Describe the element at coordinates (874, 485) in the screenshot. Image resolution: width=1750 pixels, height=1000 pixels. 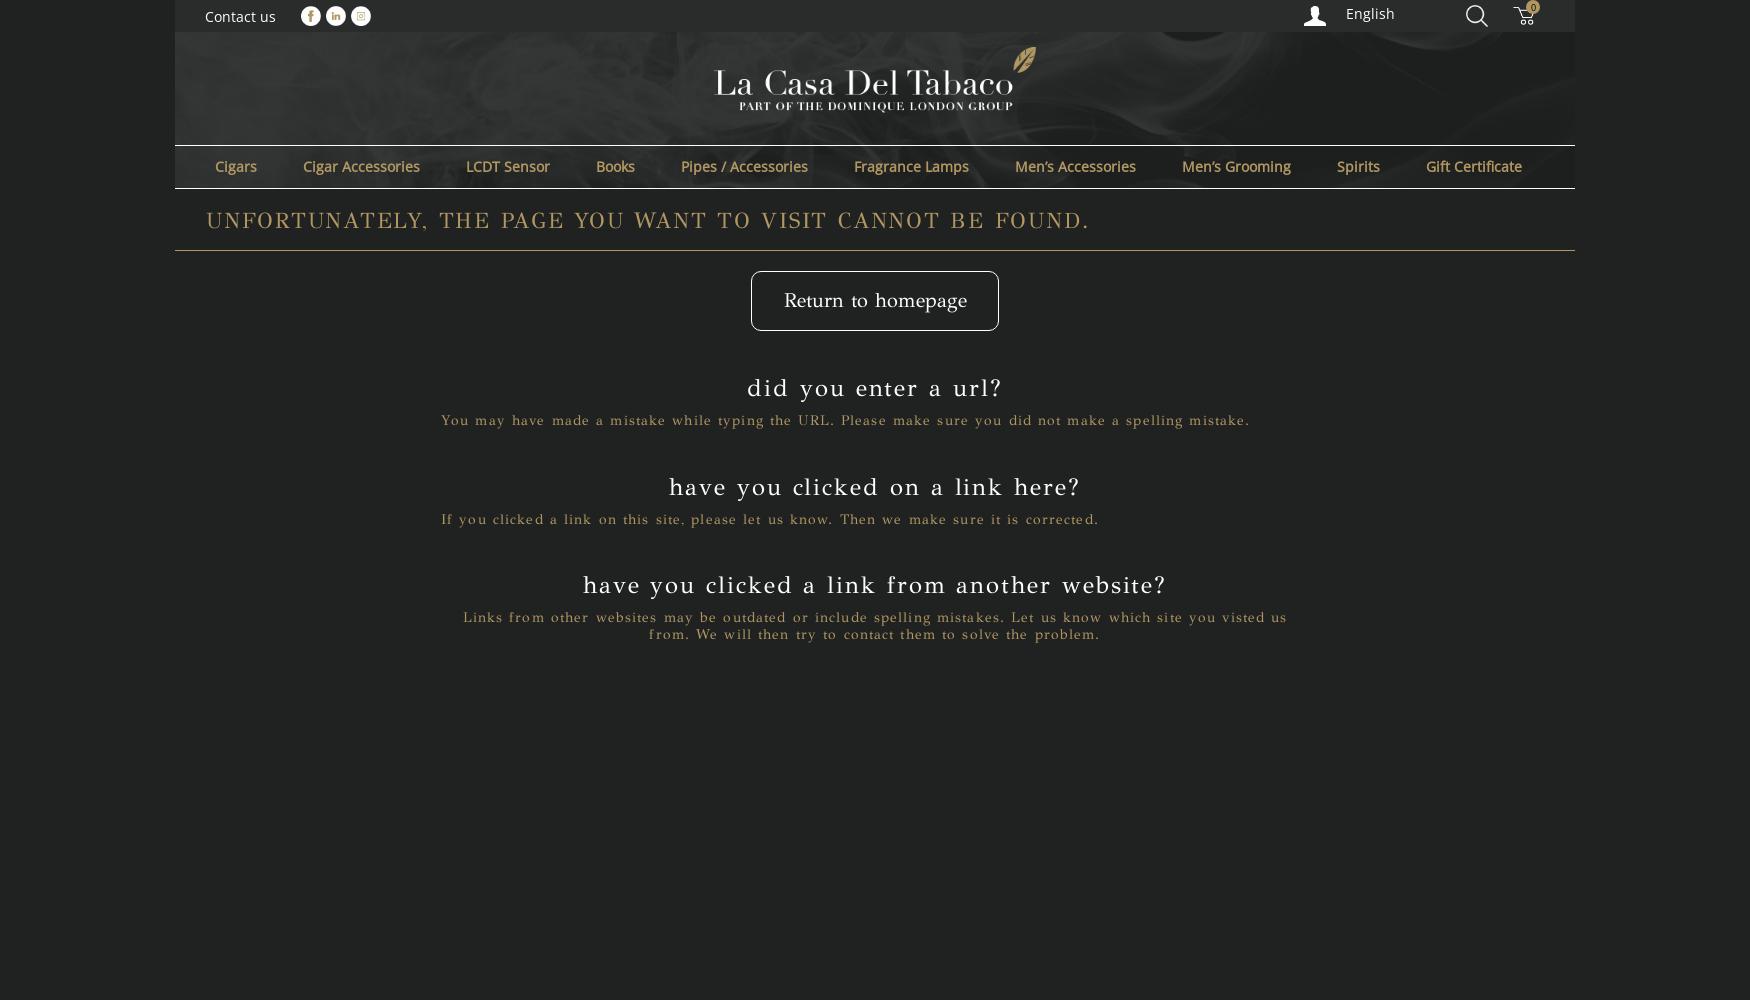
I see `'Have you clicked on a link here?'` at that location.